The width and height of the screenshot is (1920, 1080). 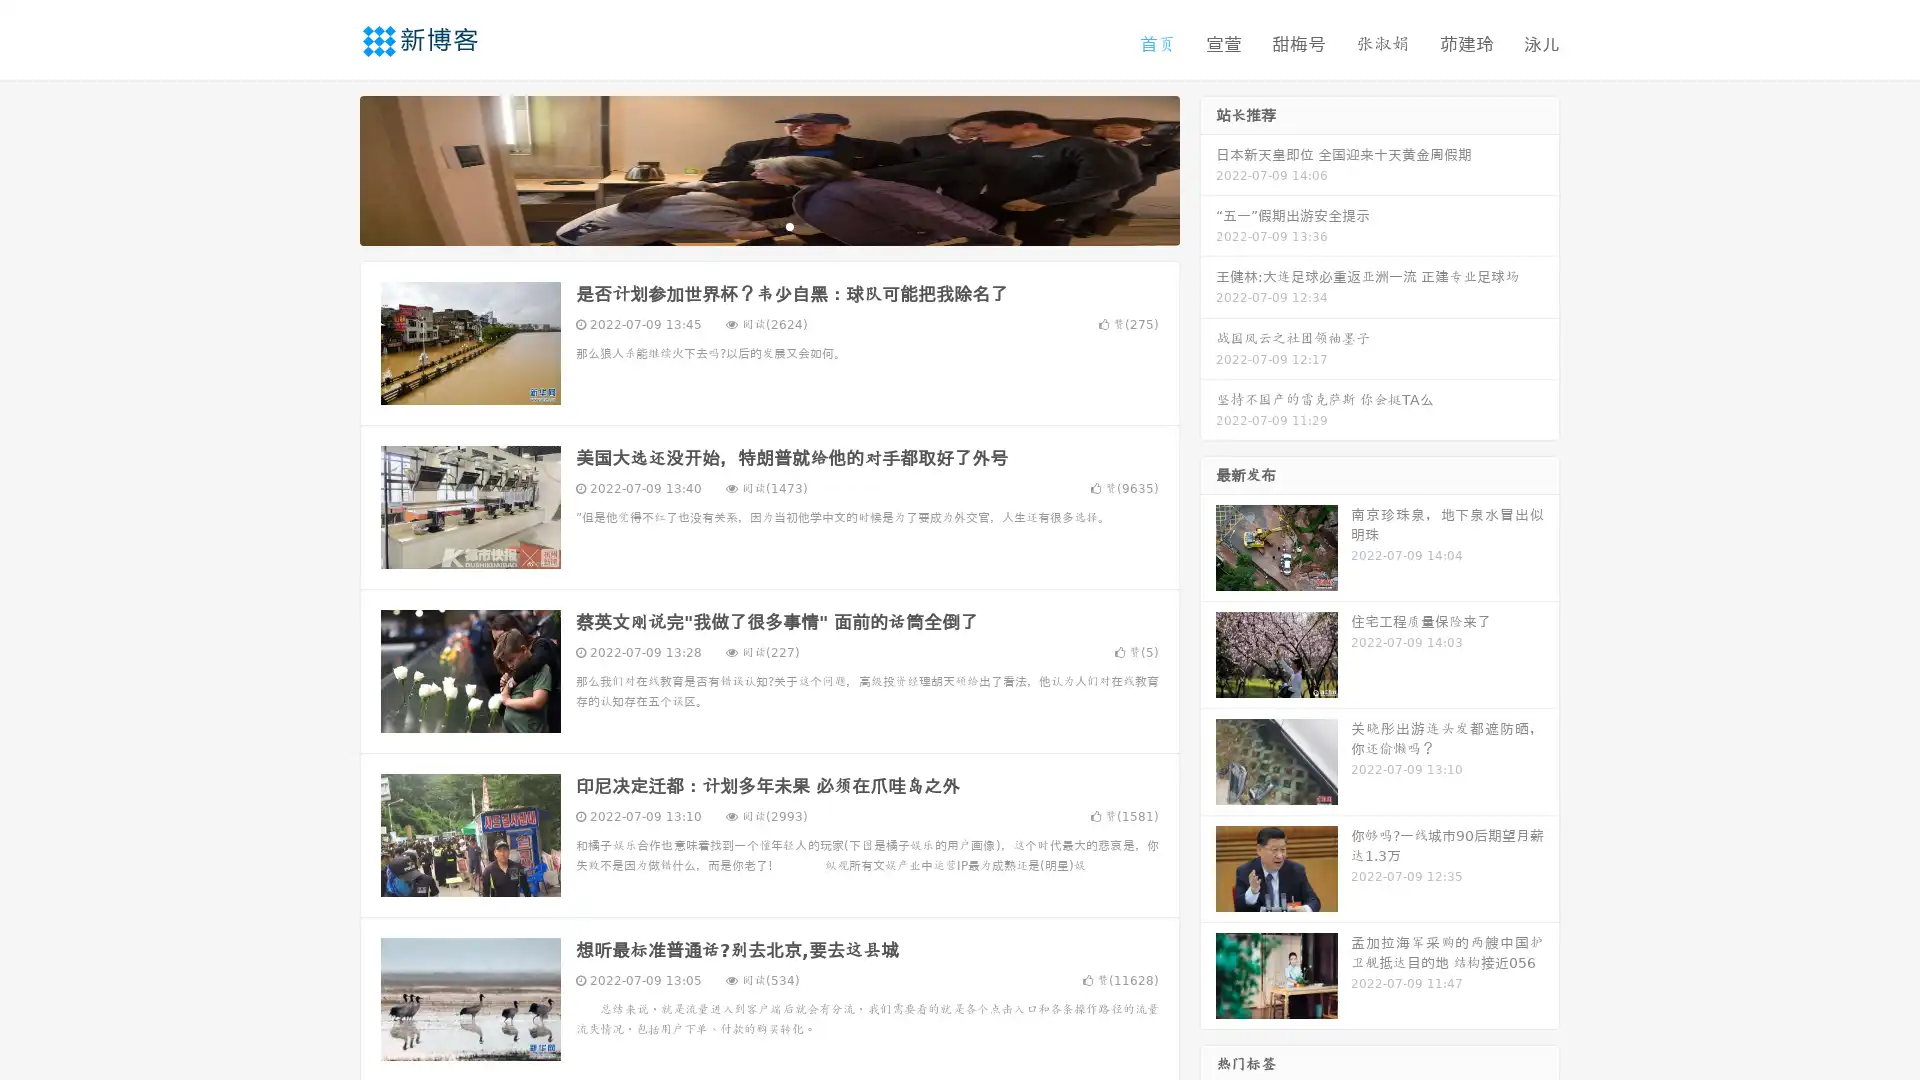 What do you see at coordinates (768, 225) in the screenshot?
I see `Go to slide 2` at bounding box center [768, 225].